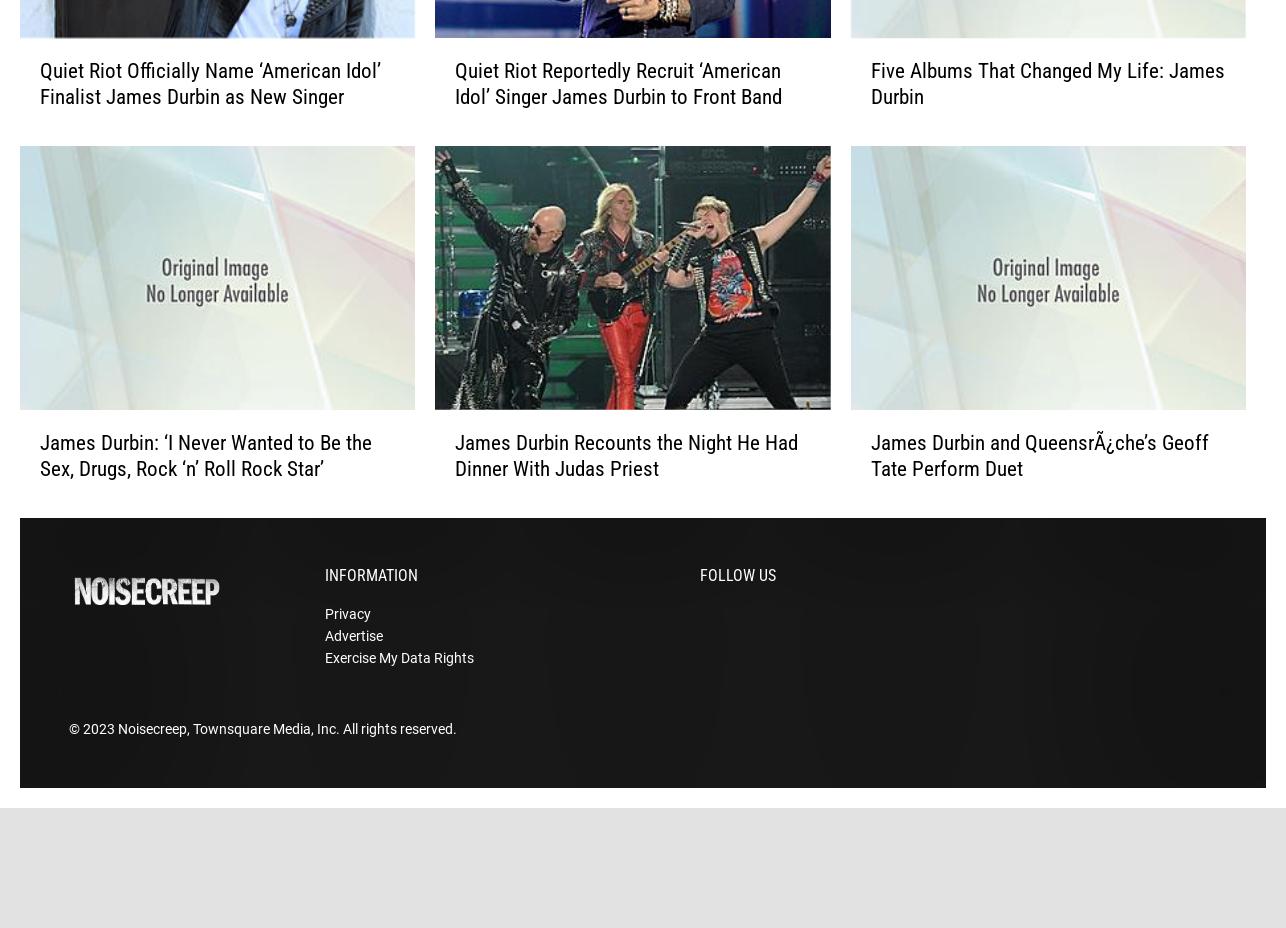 This screenshot has height=928, width=1286. What do you see at coordinates (206, 486) in the screenshot?
I see `'James Durbin: ‘I Never Wanted to Be the Sex, Drugs, Rock ‘n’ Roll Rock Star’'` at bounding box center [206, 486].